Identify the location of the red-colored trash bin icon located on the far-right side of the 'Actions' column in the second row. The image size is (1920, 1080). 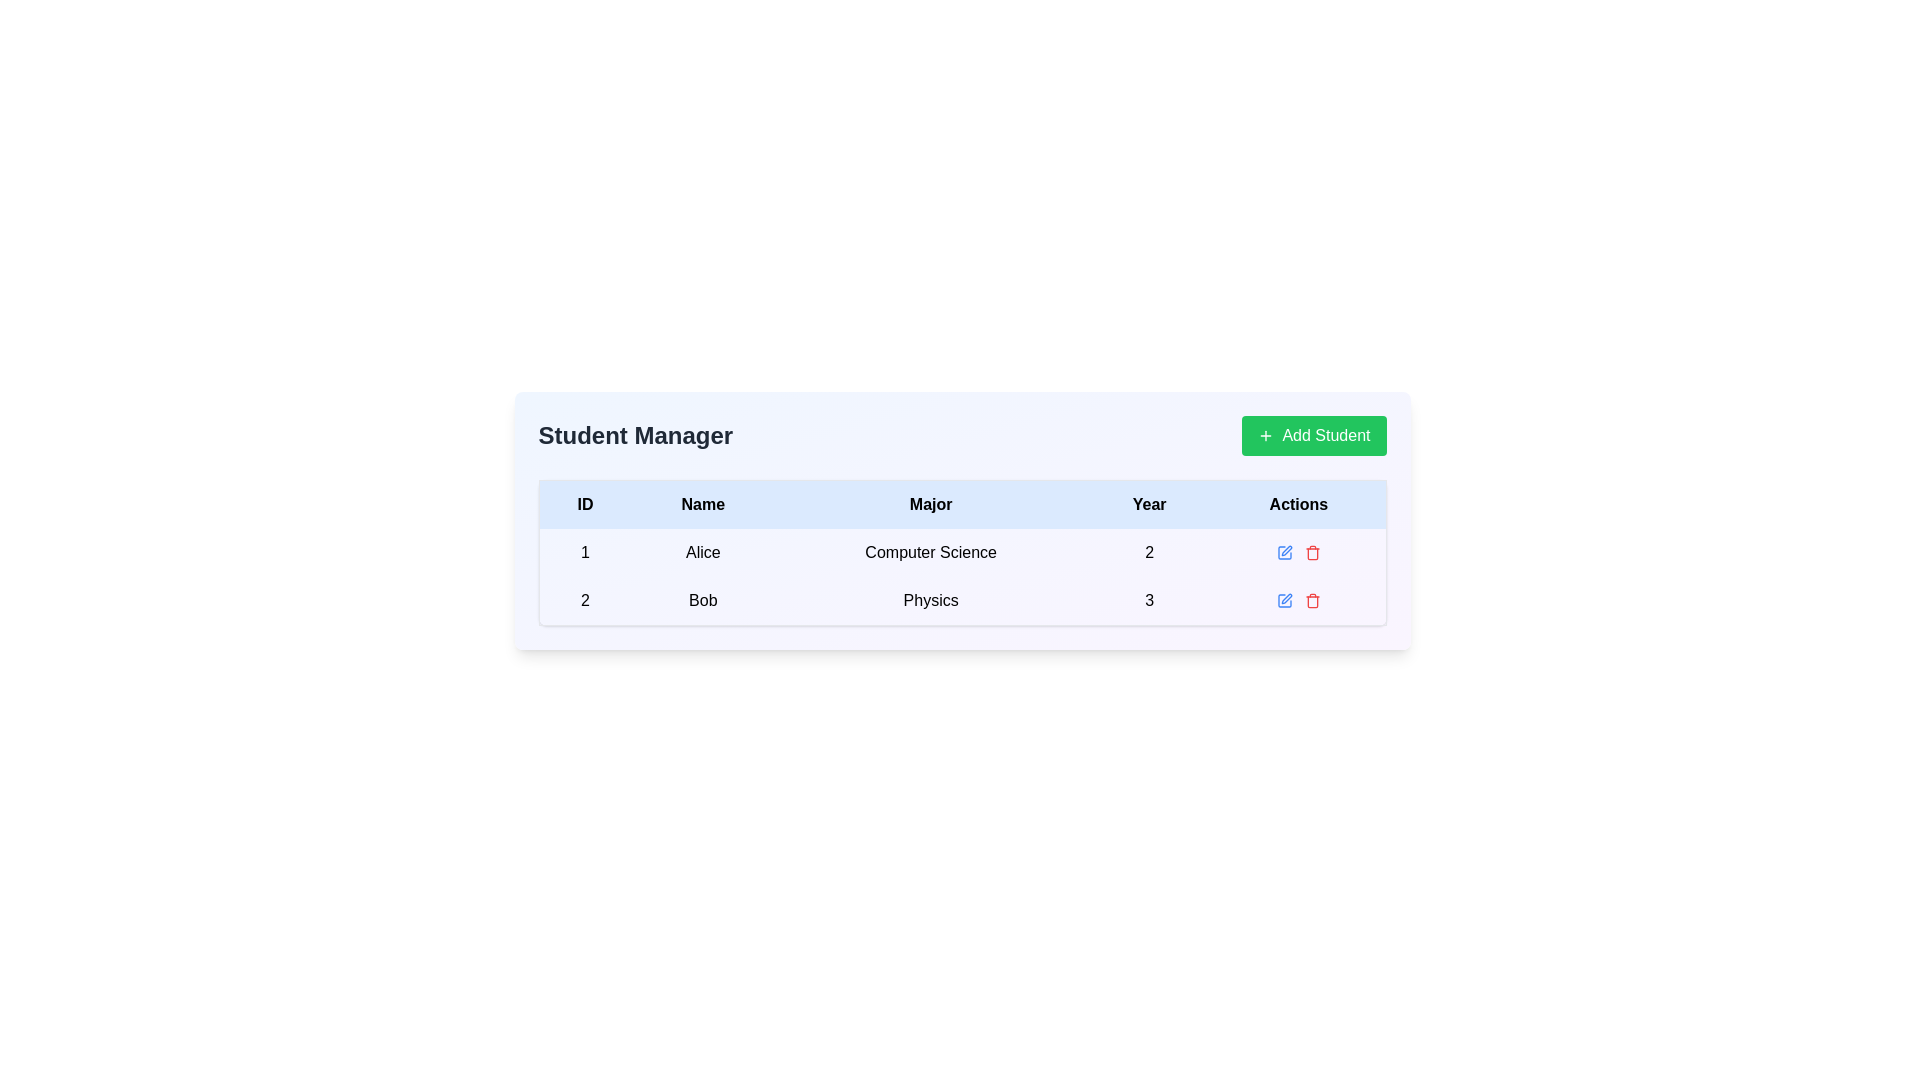
(1312, 552).